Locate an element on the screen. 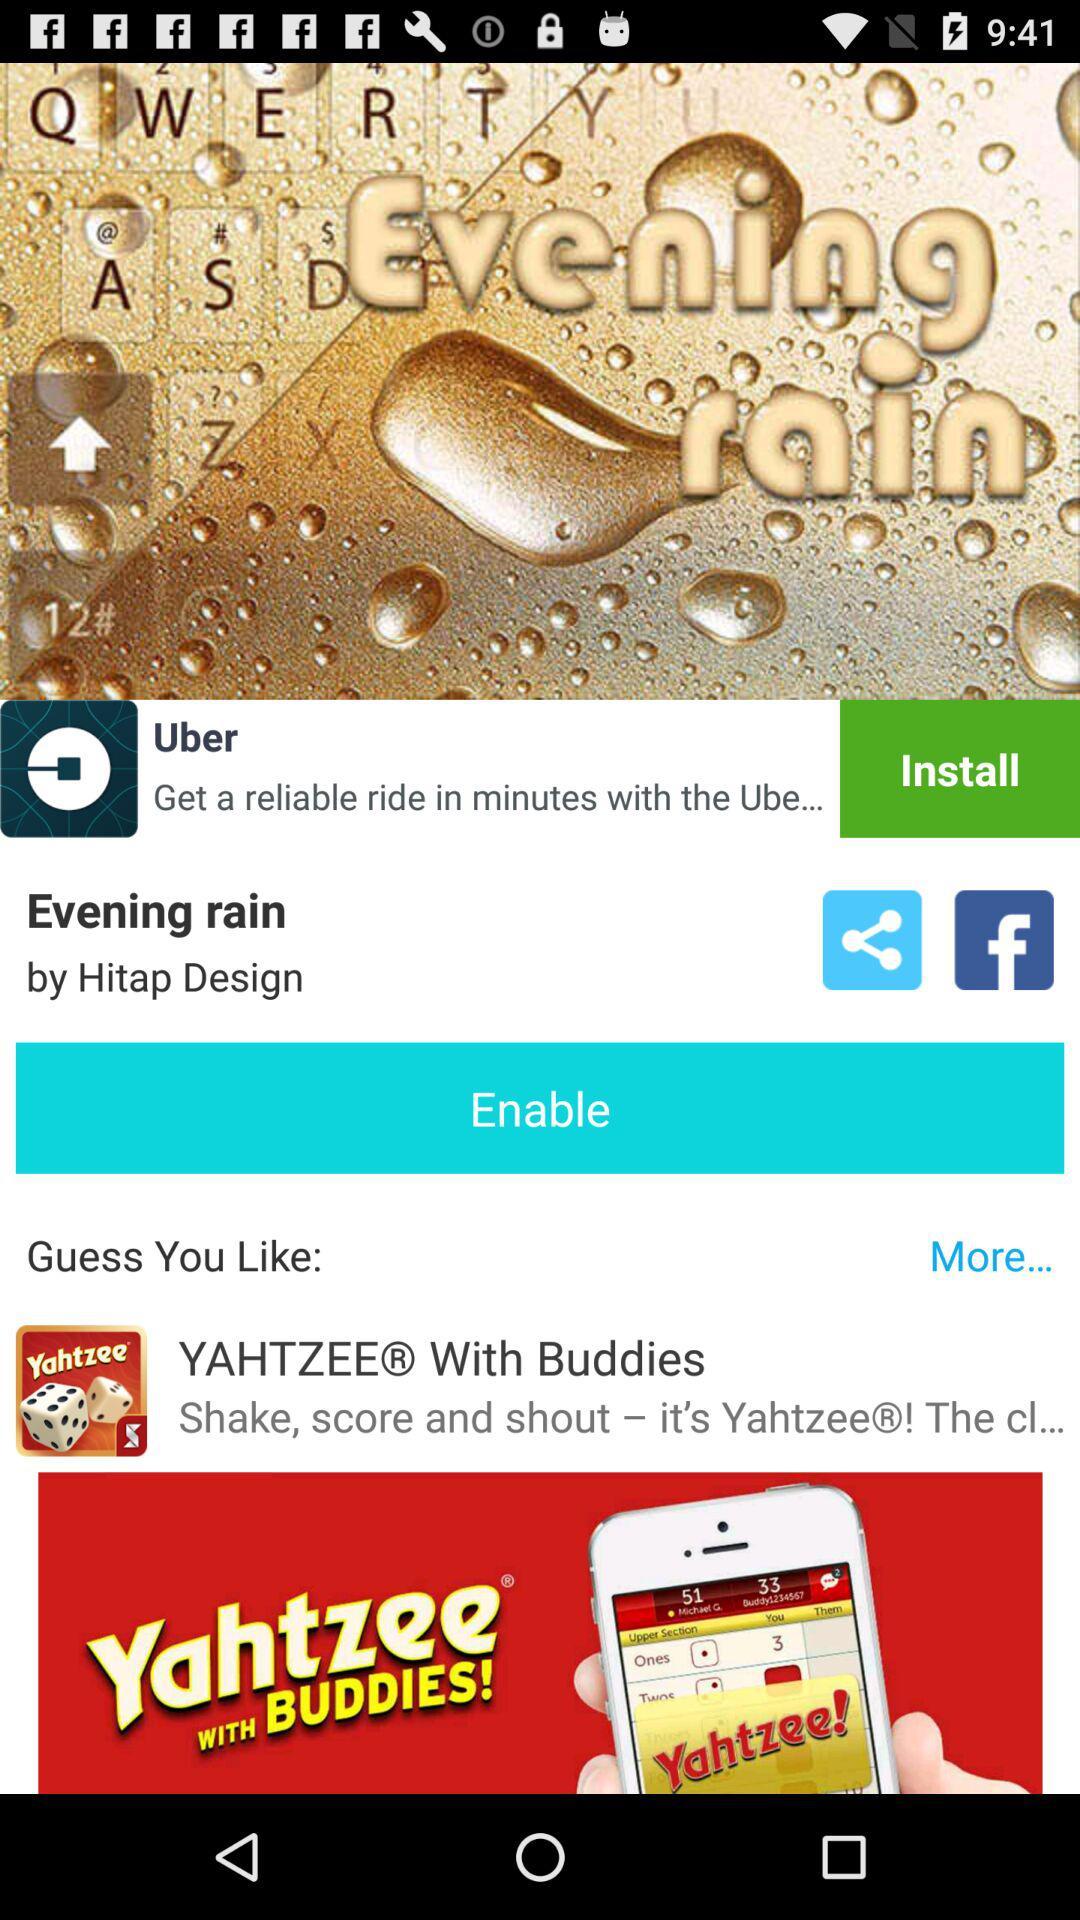 This screenshot has width=1080, height=1920. enable is located at coordinates (540, 1107).